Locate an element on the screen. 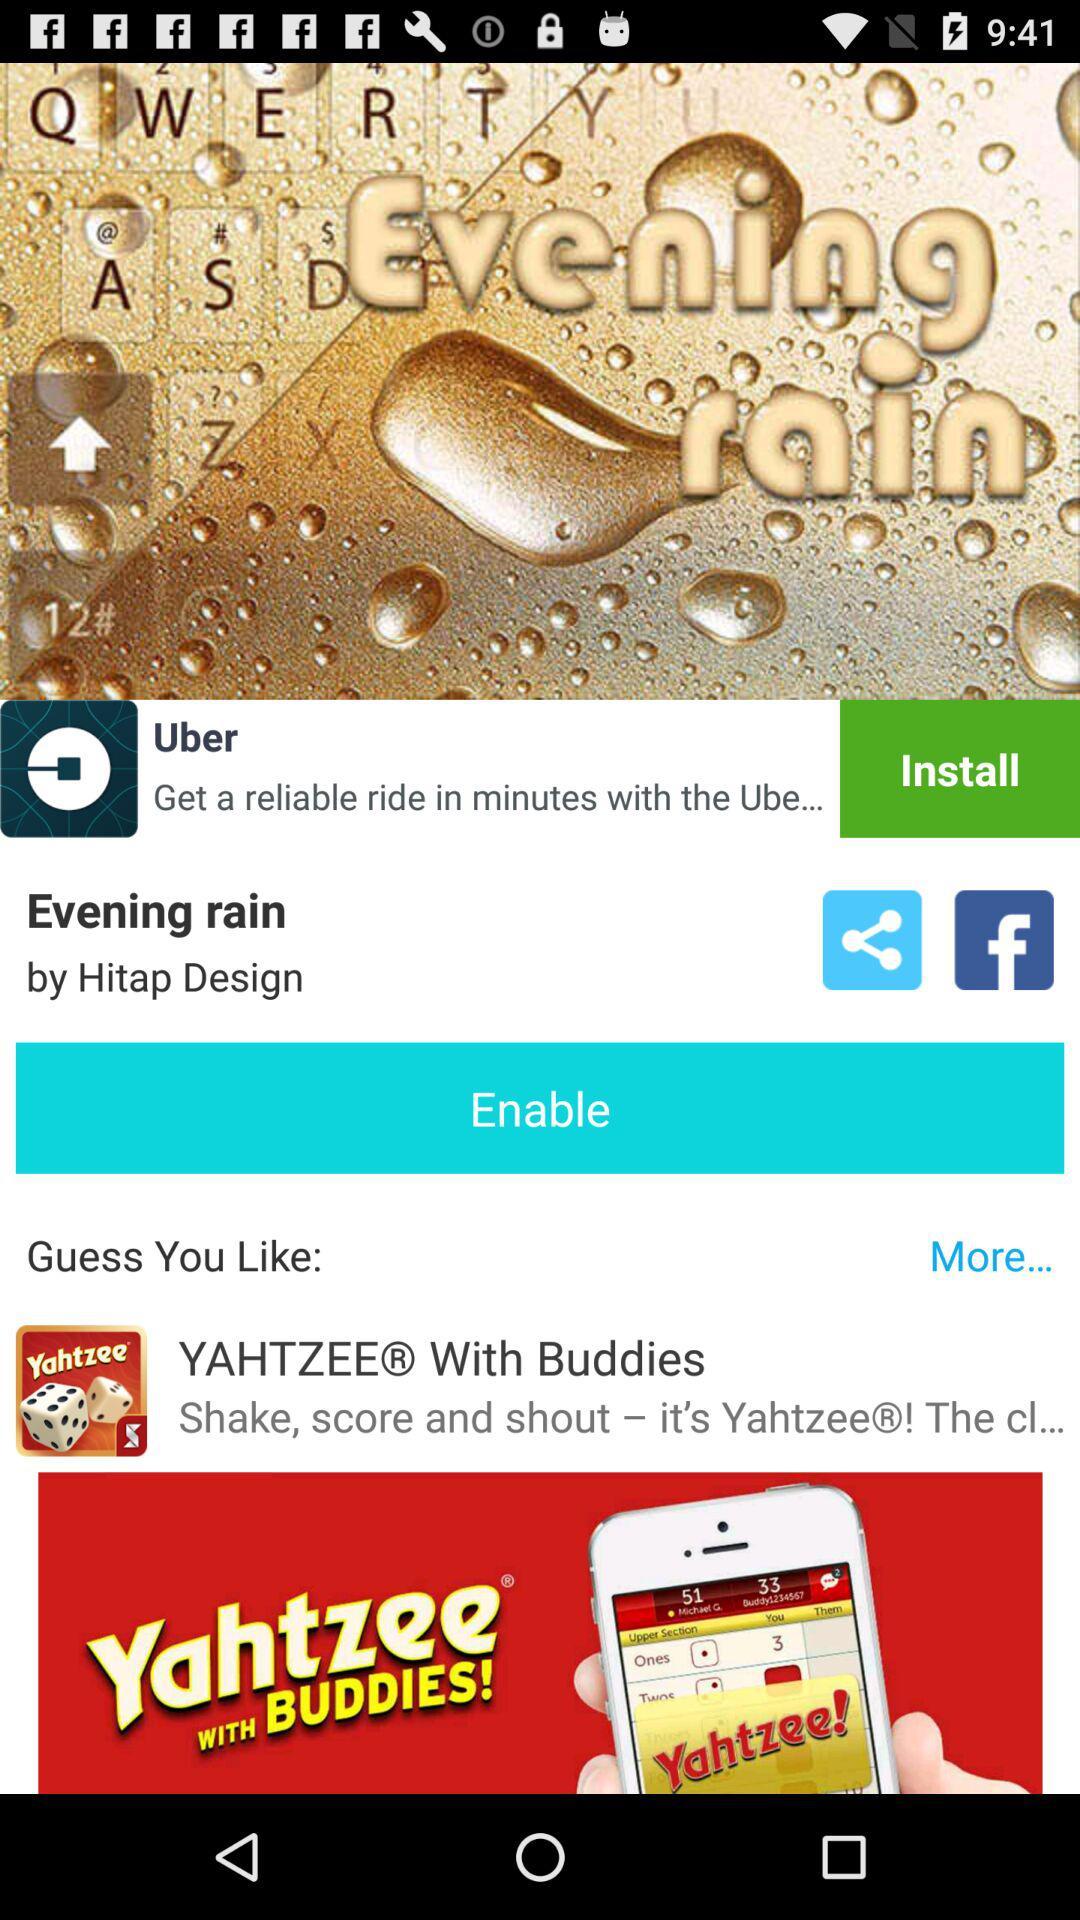 This screenshot has width=1080, height=1920. enable is located at coordinates (540, 1107).